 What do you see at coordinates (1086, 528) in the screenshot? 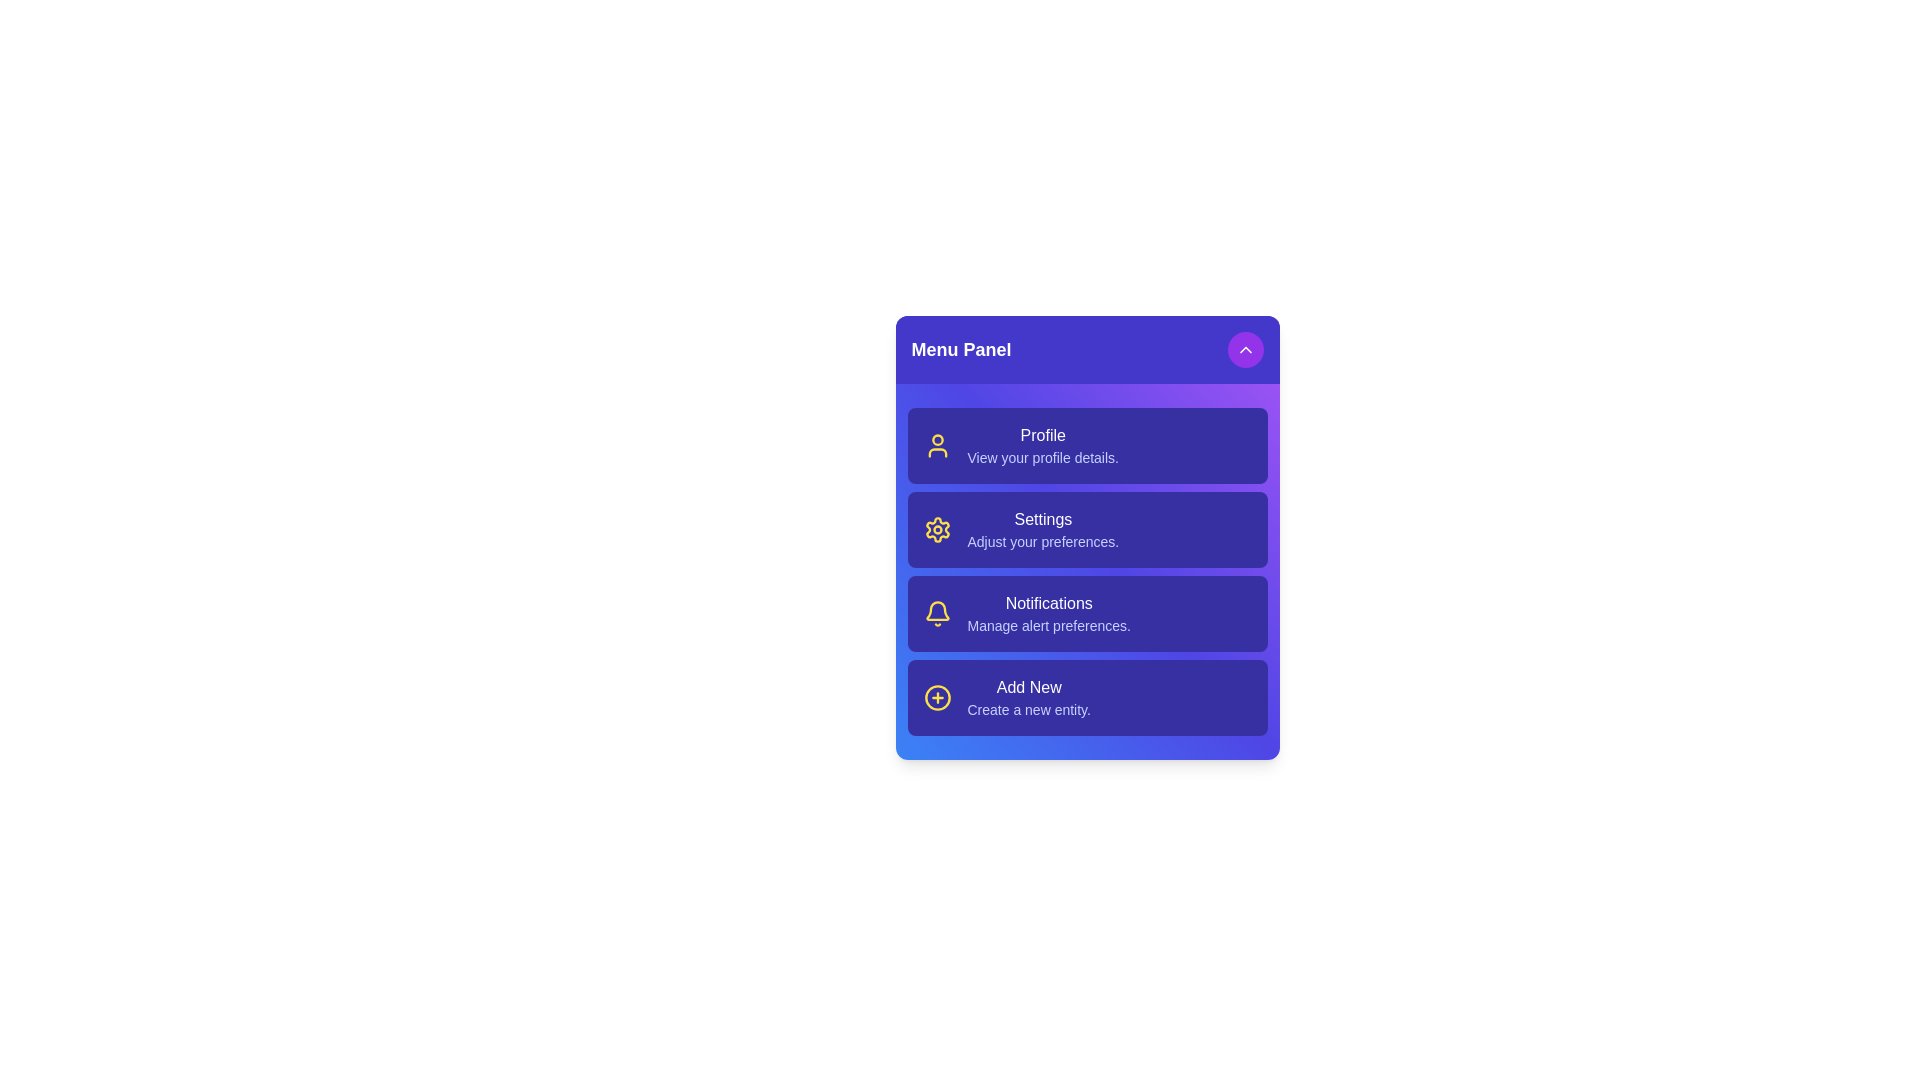
I see `the menu item Settings to trigger its hover effect` at bounding box center [1086, 528].